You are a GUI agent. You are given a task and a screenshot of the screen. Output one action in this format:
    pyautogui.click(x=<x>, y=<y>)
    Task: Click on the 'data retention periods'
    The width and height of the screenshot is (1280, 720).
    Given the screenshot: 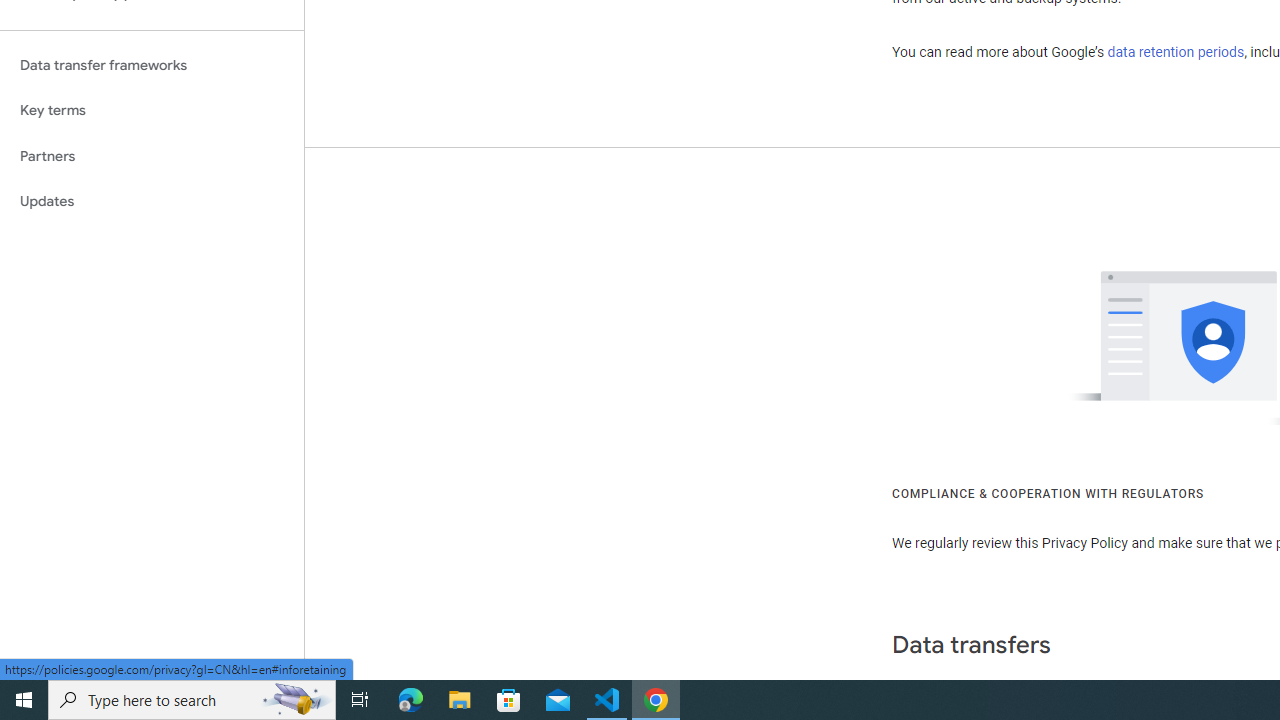 What is the action you would take?
    pyautogui.click(x=1176, y=51)
    